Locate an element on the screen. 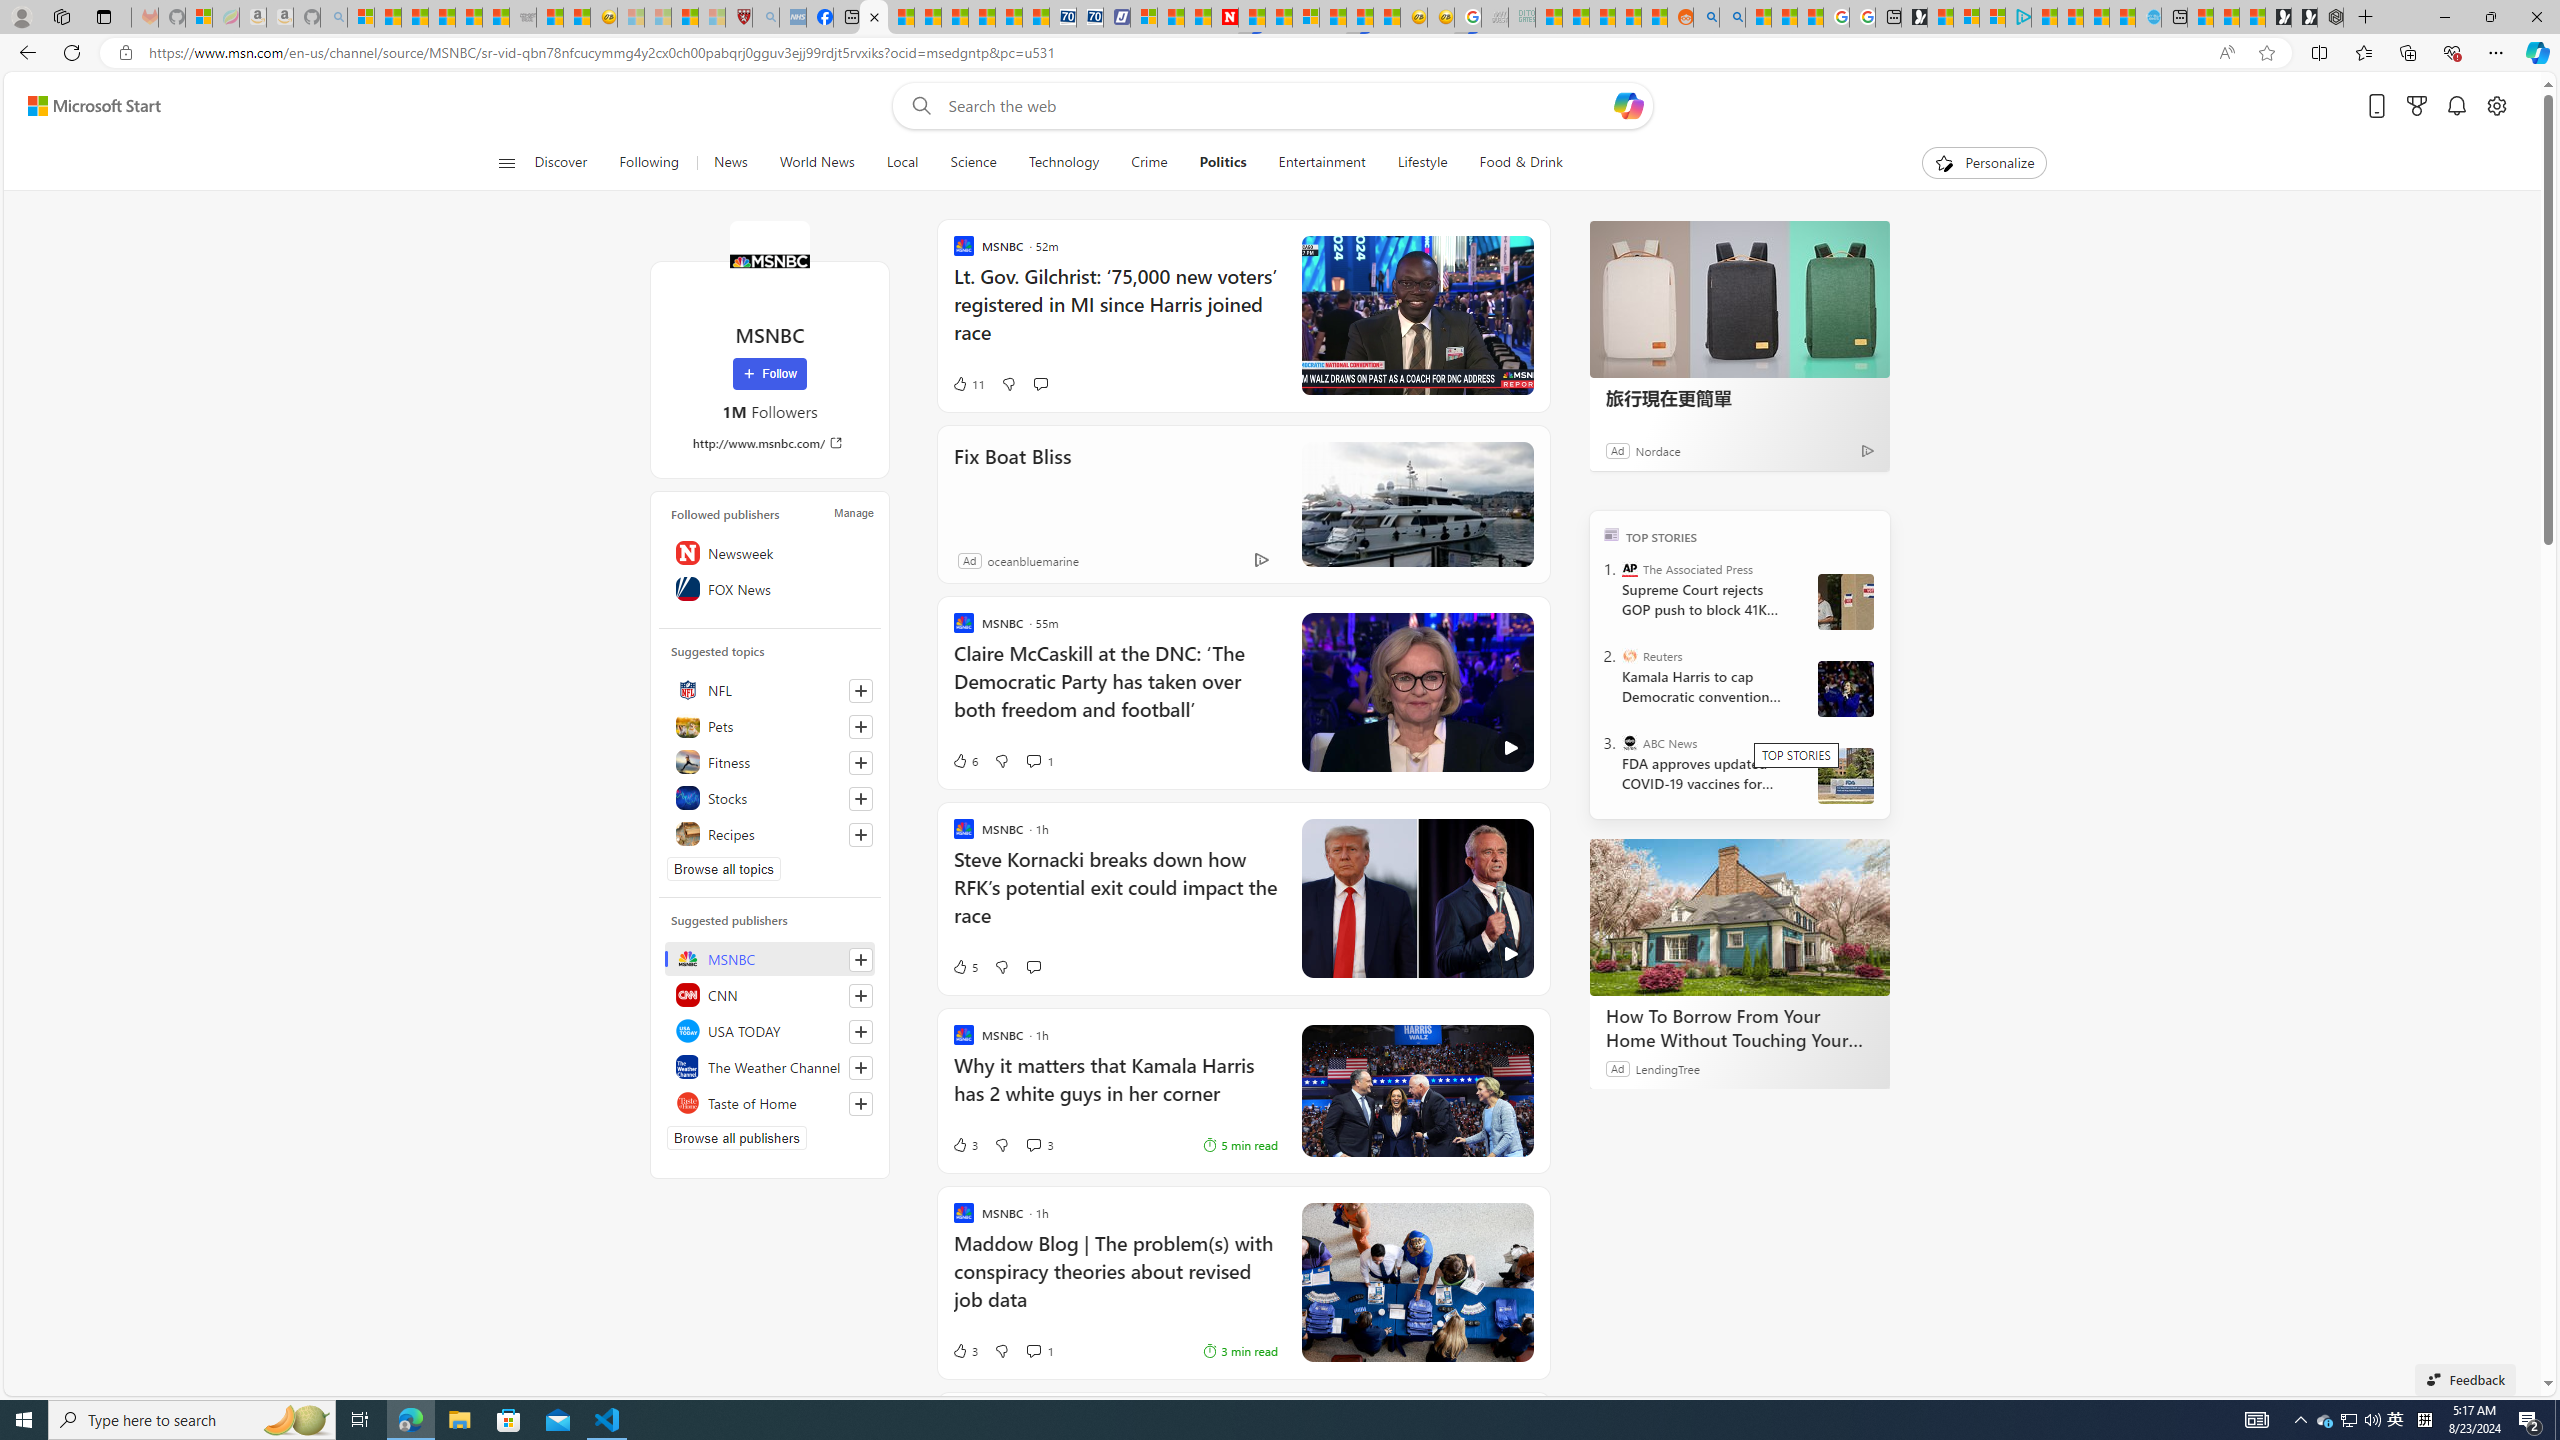  'NFL' is located at coordinates (770, 689).